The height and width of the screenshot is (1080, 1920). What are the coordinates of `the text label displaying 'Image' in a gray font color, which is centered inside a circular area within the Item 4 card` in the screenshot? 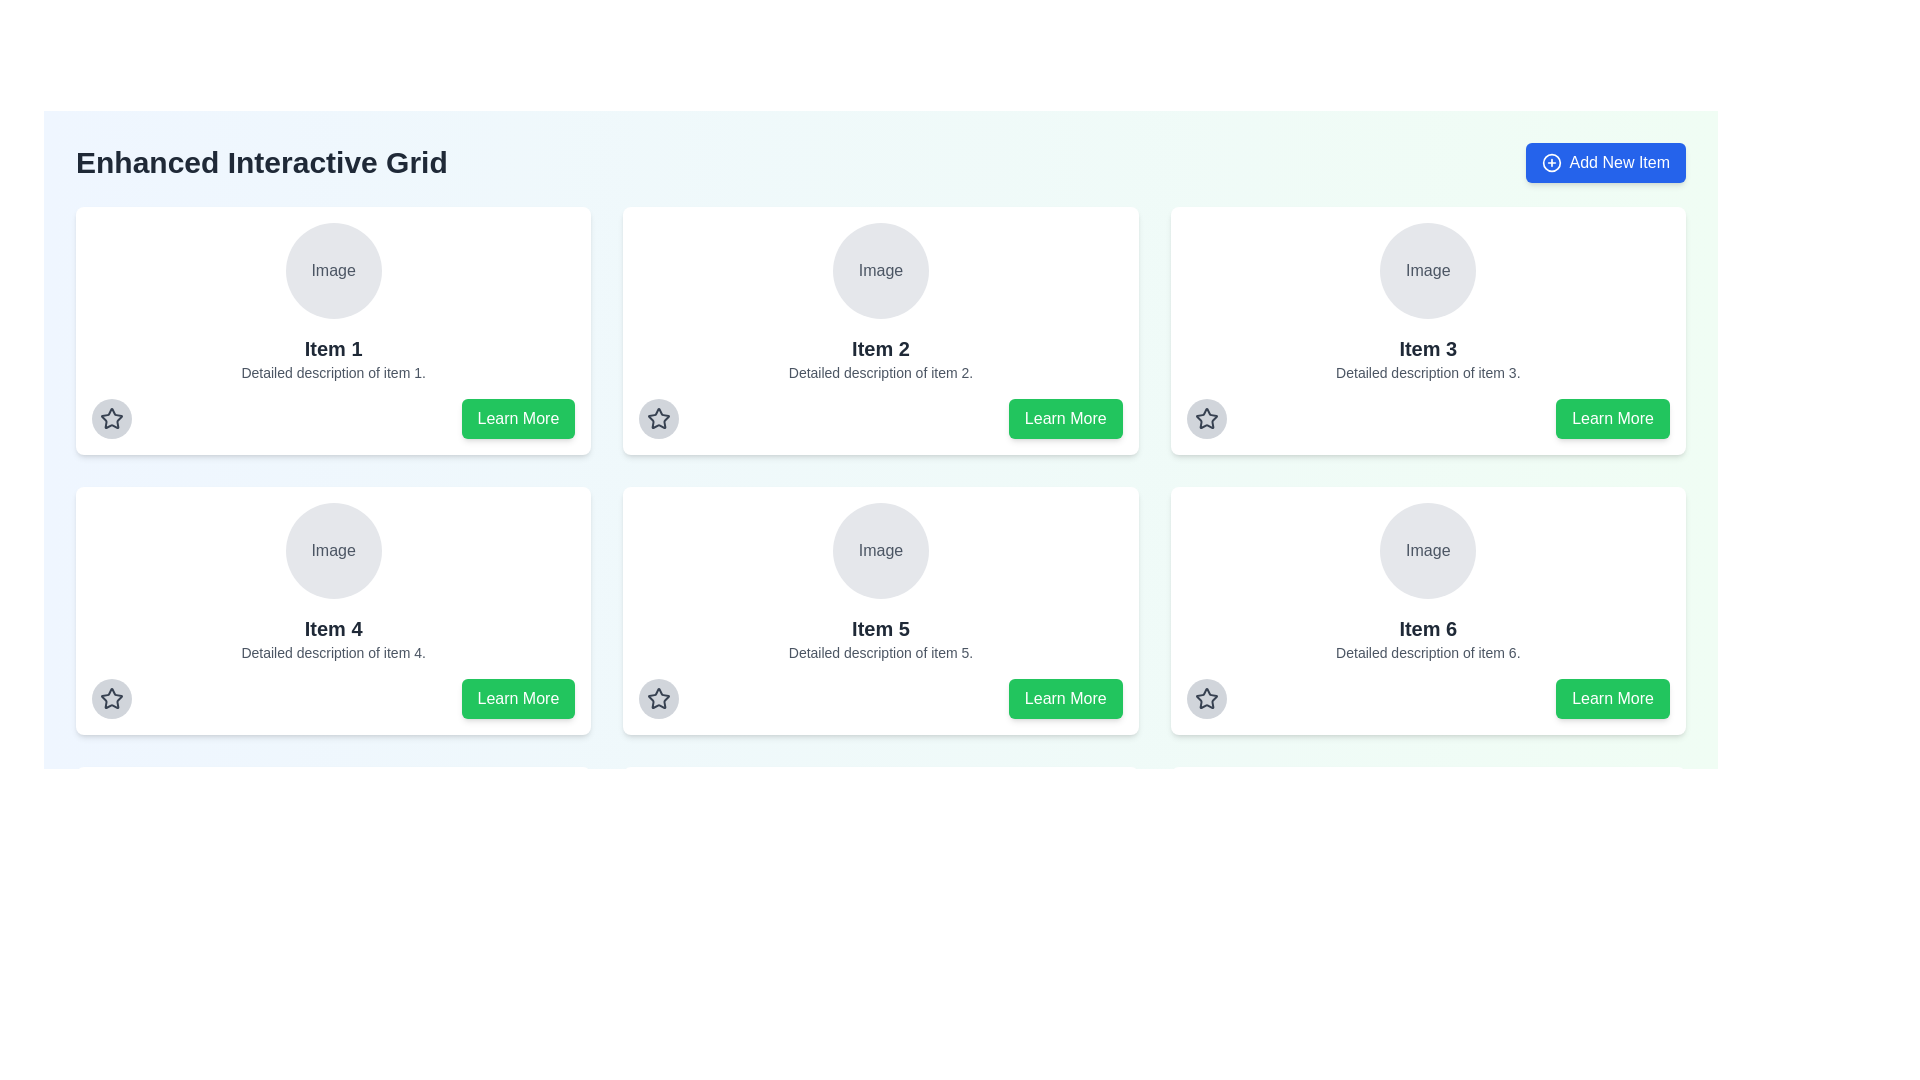 It's located at (333, 551).